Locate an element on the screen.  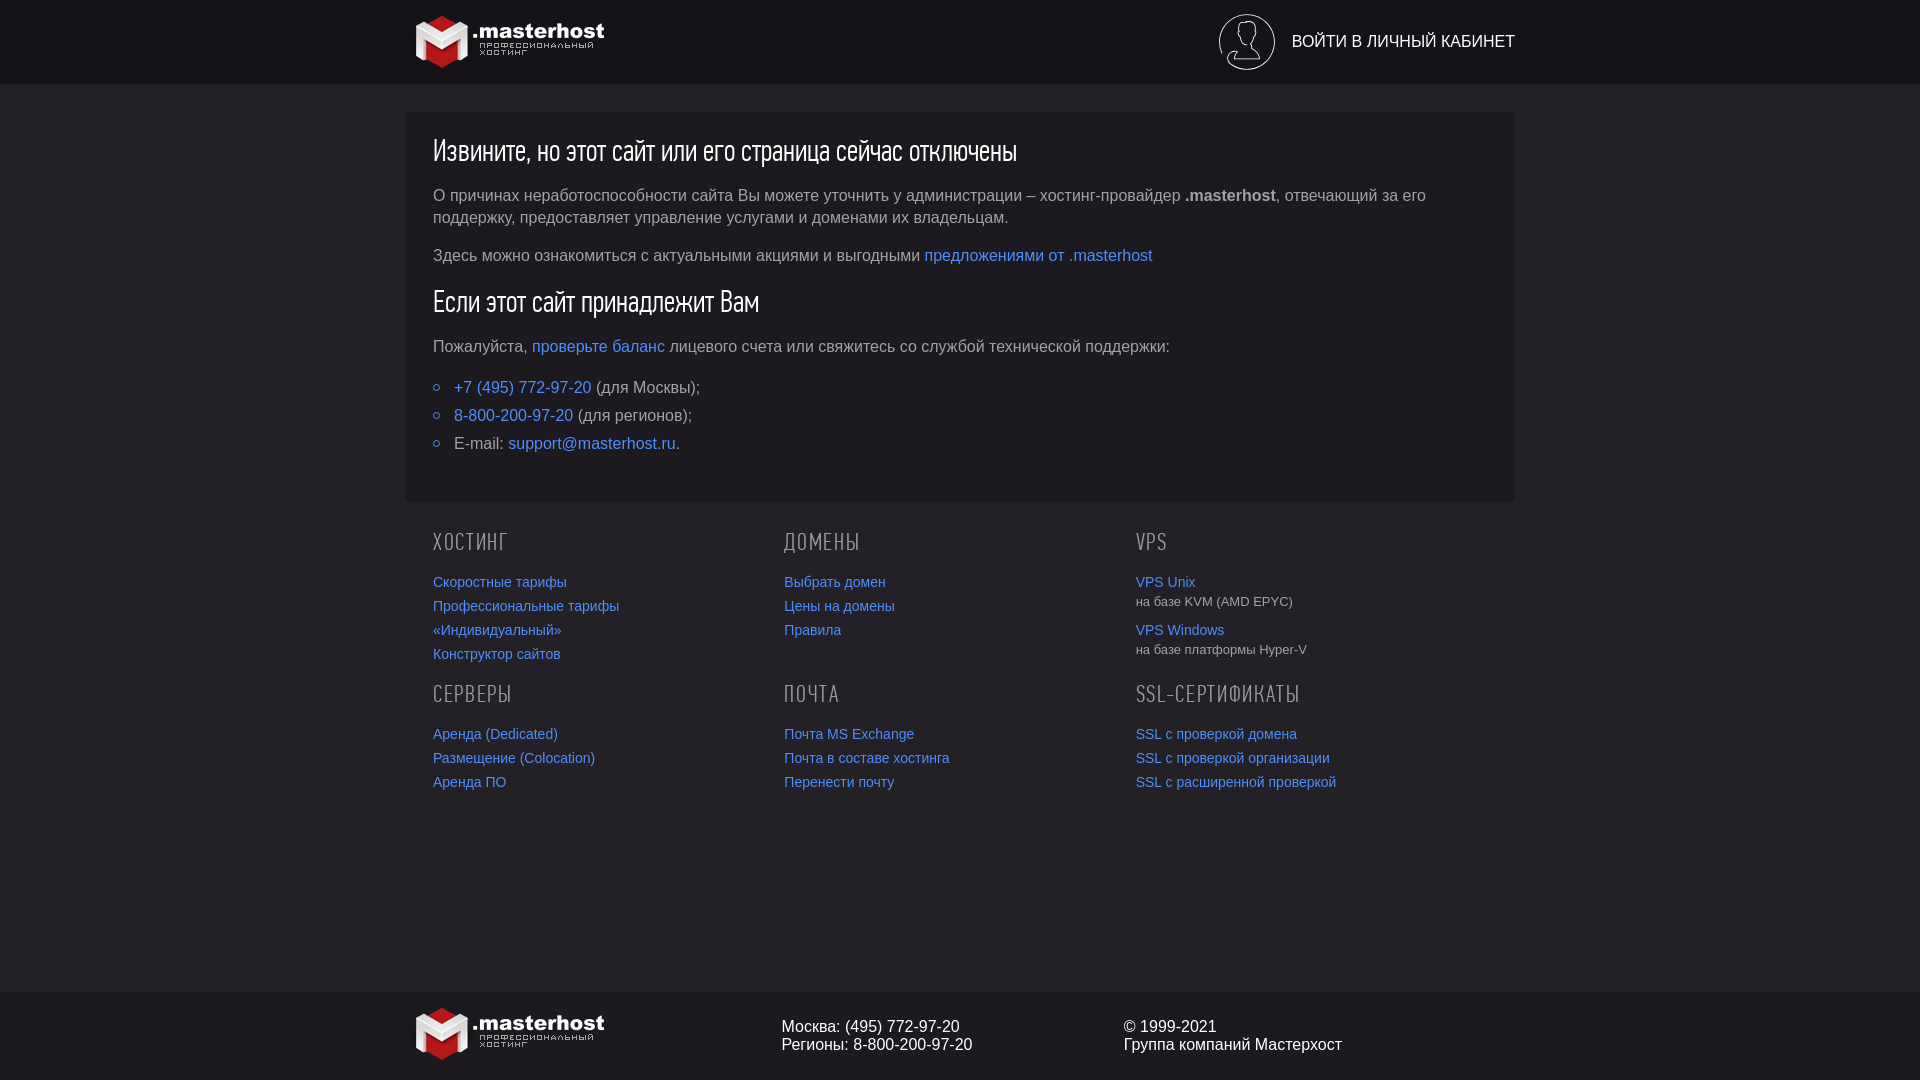
'8-800-200-97-20' is located at coordinates (513, 414).